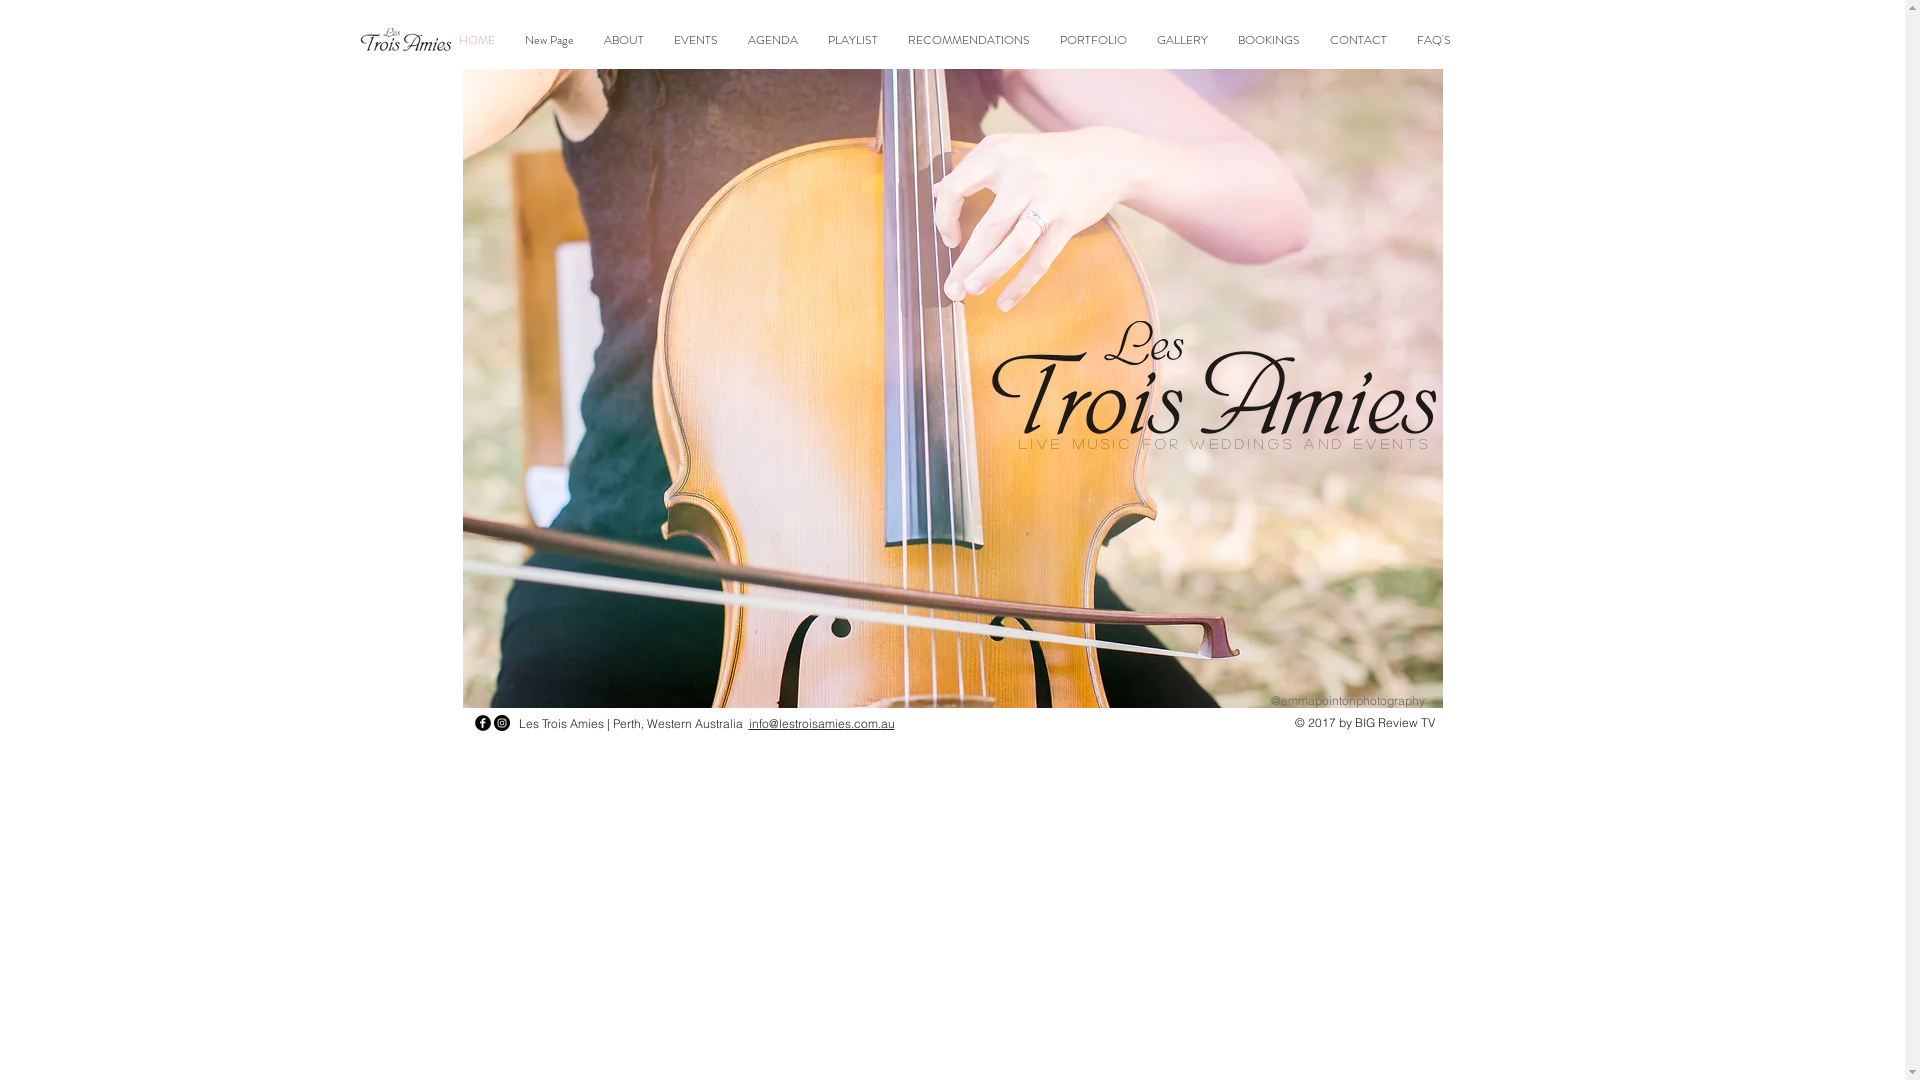 Image resolution: width=1920 pixels, height=1080 pixels. Describe the element at coordinates (443, 40) in the screenshot. I see `'HOME'` at that location.